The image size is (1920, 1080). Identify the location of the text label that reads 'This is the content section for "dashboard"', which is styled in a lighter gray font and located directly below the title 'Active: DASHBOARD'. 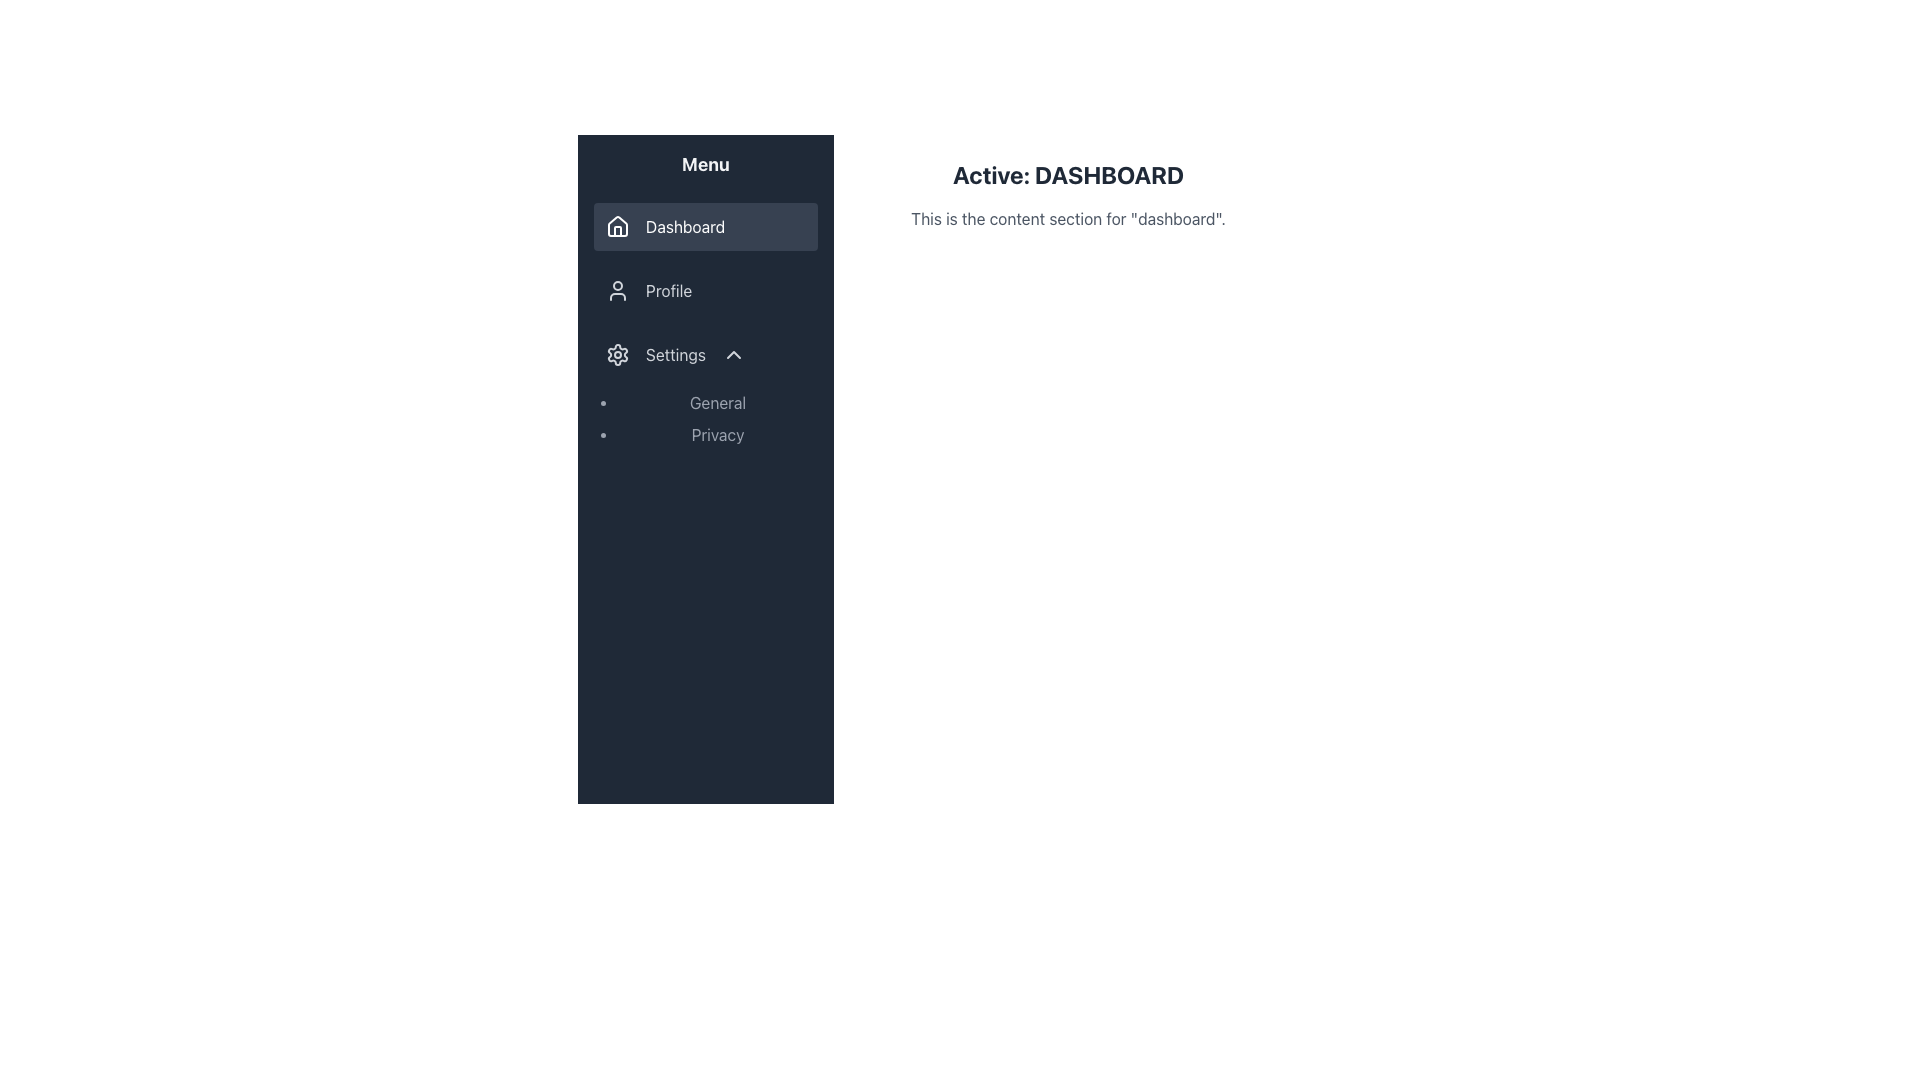
(1067, 219).